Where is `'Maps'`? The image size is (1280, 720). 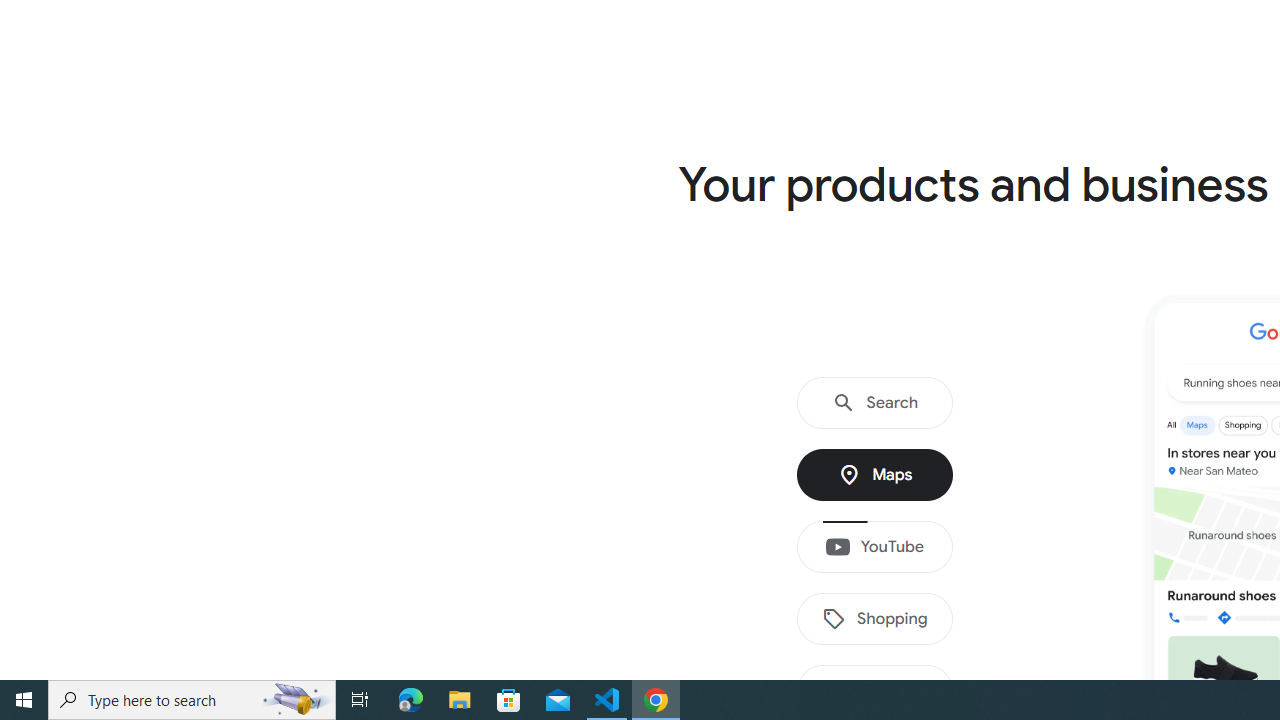
'Maps' is located at coordinates (875, 475).